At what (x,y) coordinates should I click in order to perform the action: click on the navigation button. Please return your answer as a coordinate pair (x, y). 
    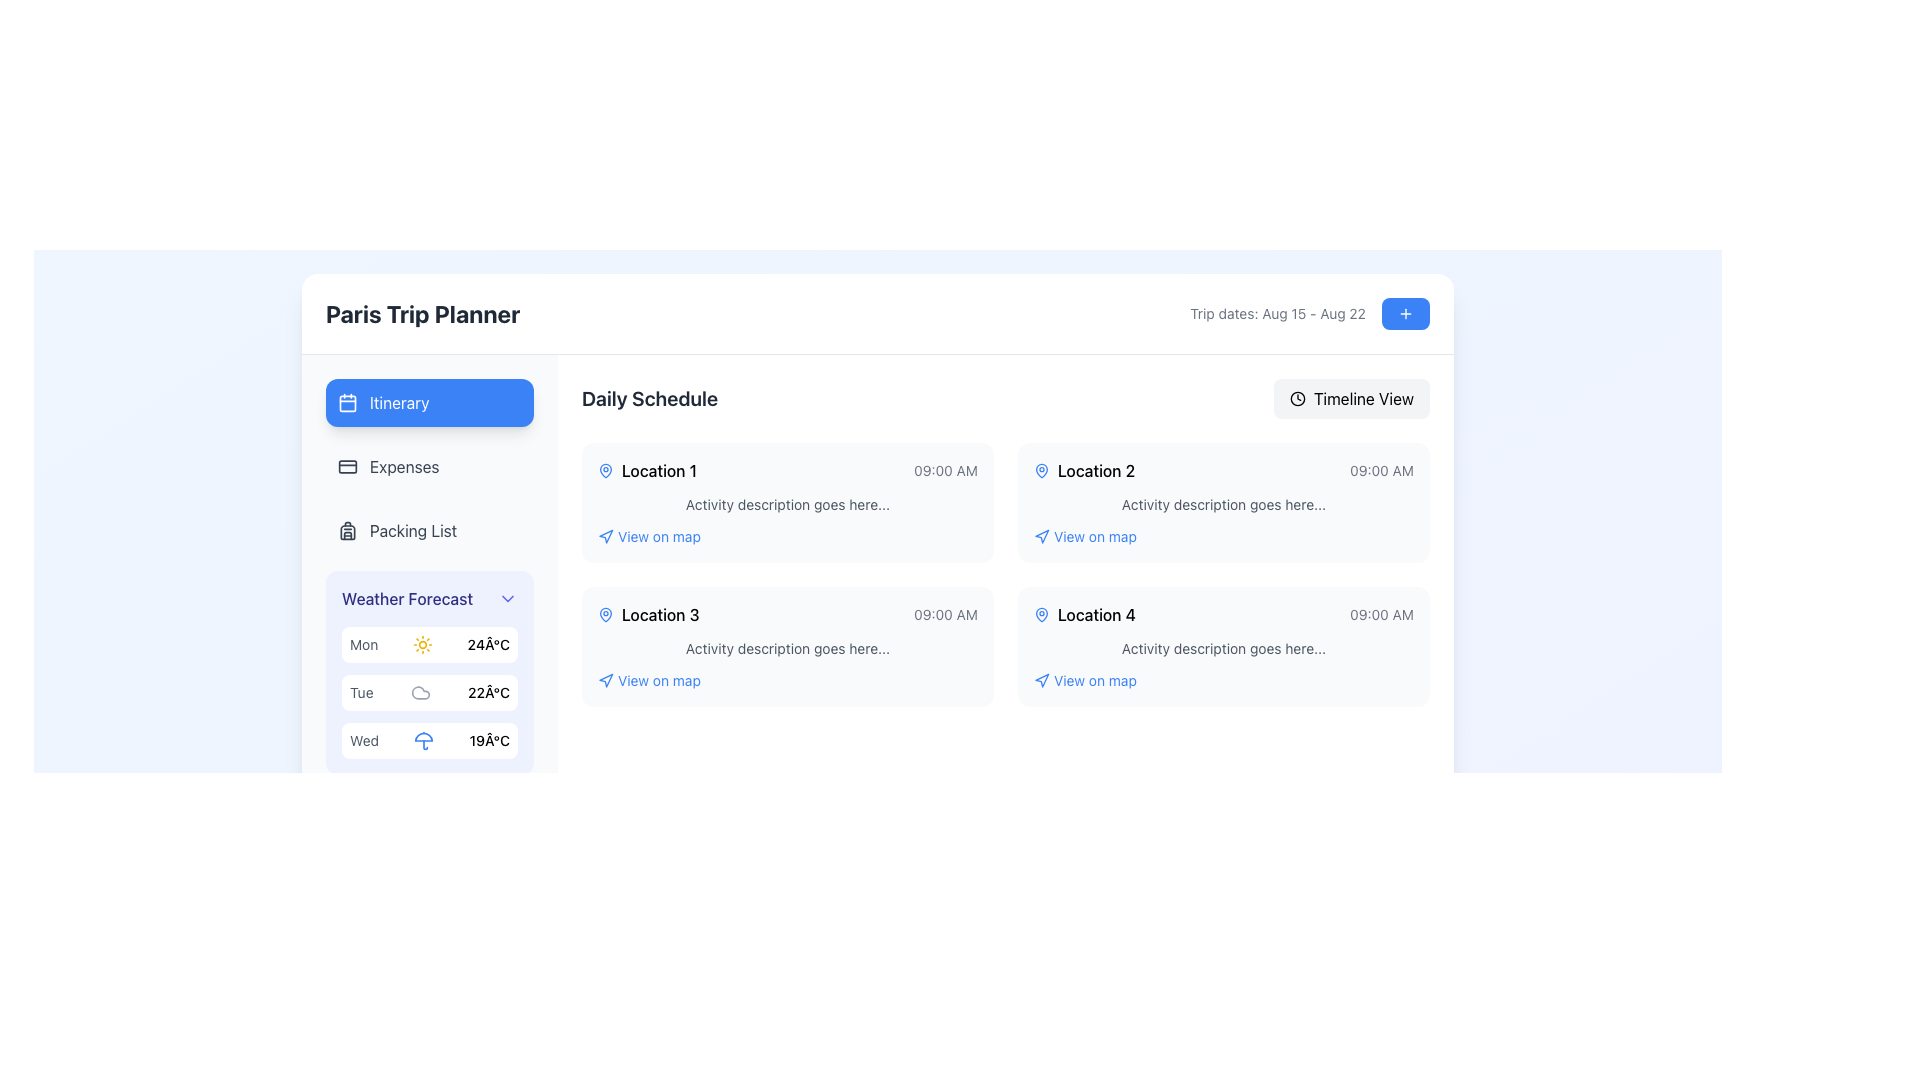
    Looking at the image, I should click on (429, 402).